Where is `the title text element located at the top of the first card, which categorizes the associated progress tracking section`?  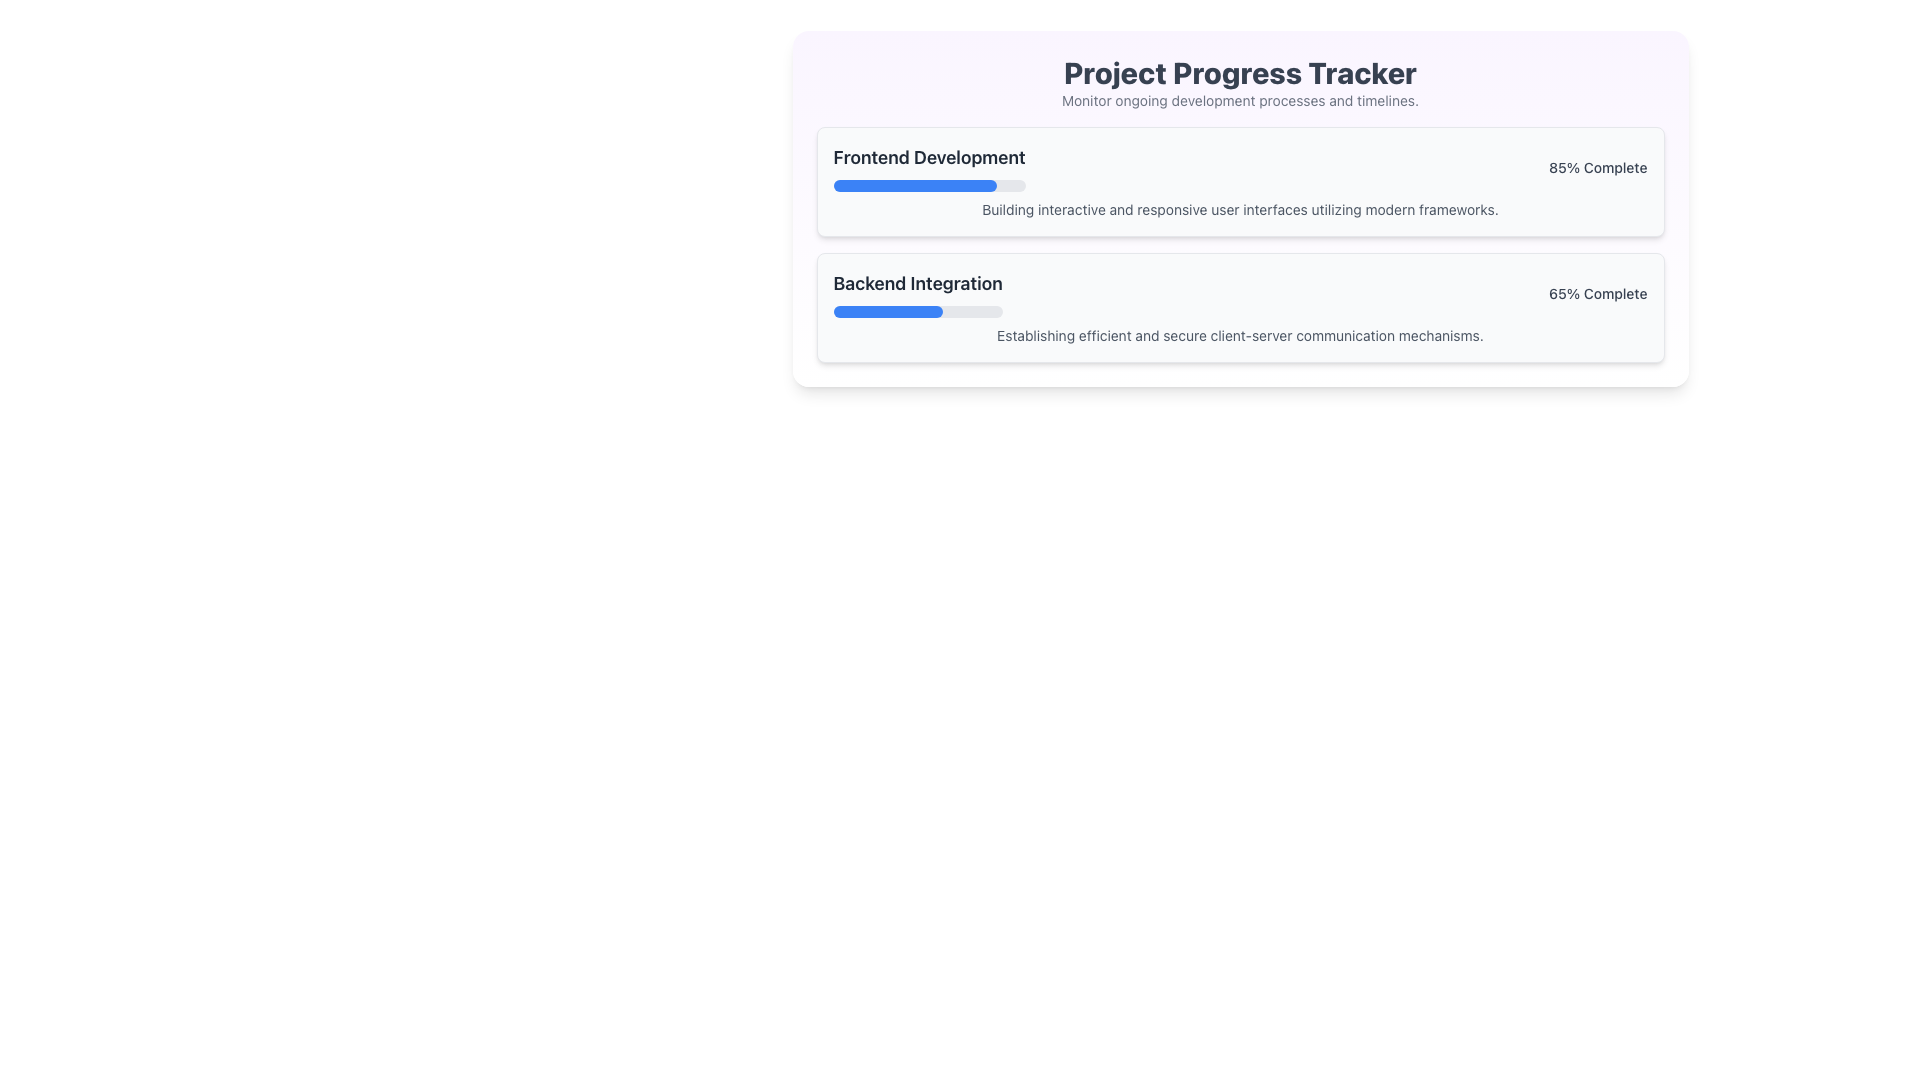
the title text element located at the top of the first card, which categorizes the associated progress tracking section is located at coordinates (928, 157).